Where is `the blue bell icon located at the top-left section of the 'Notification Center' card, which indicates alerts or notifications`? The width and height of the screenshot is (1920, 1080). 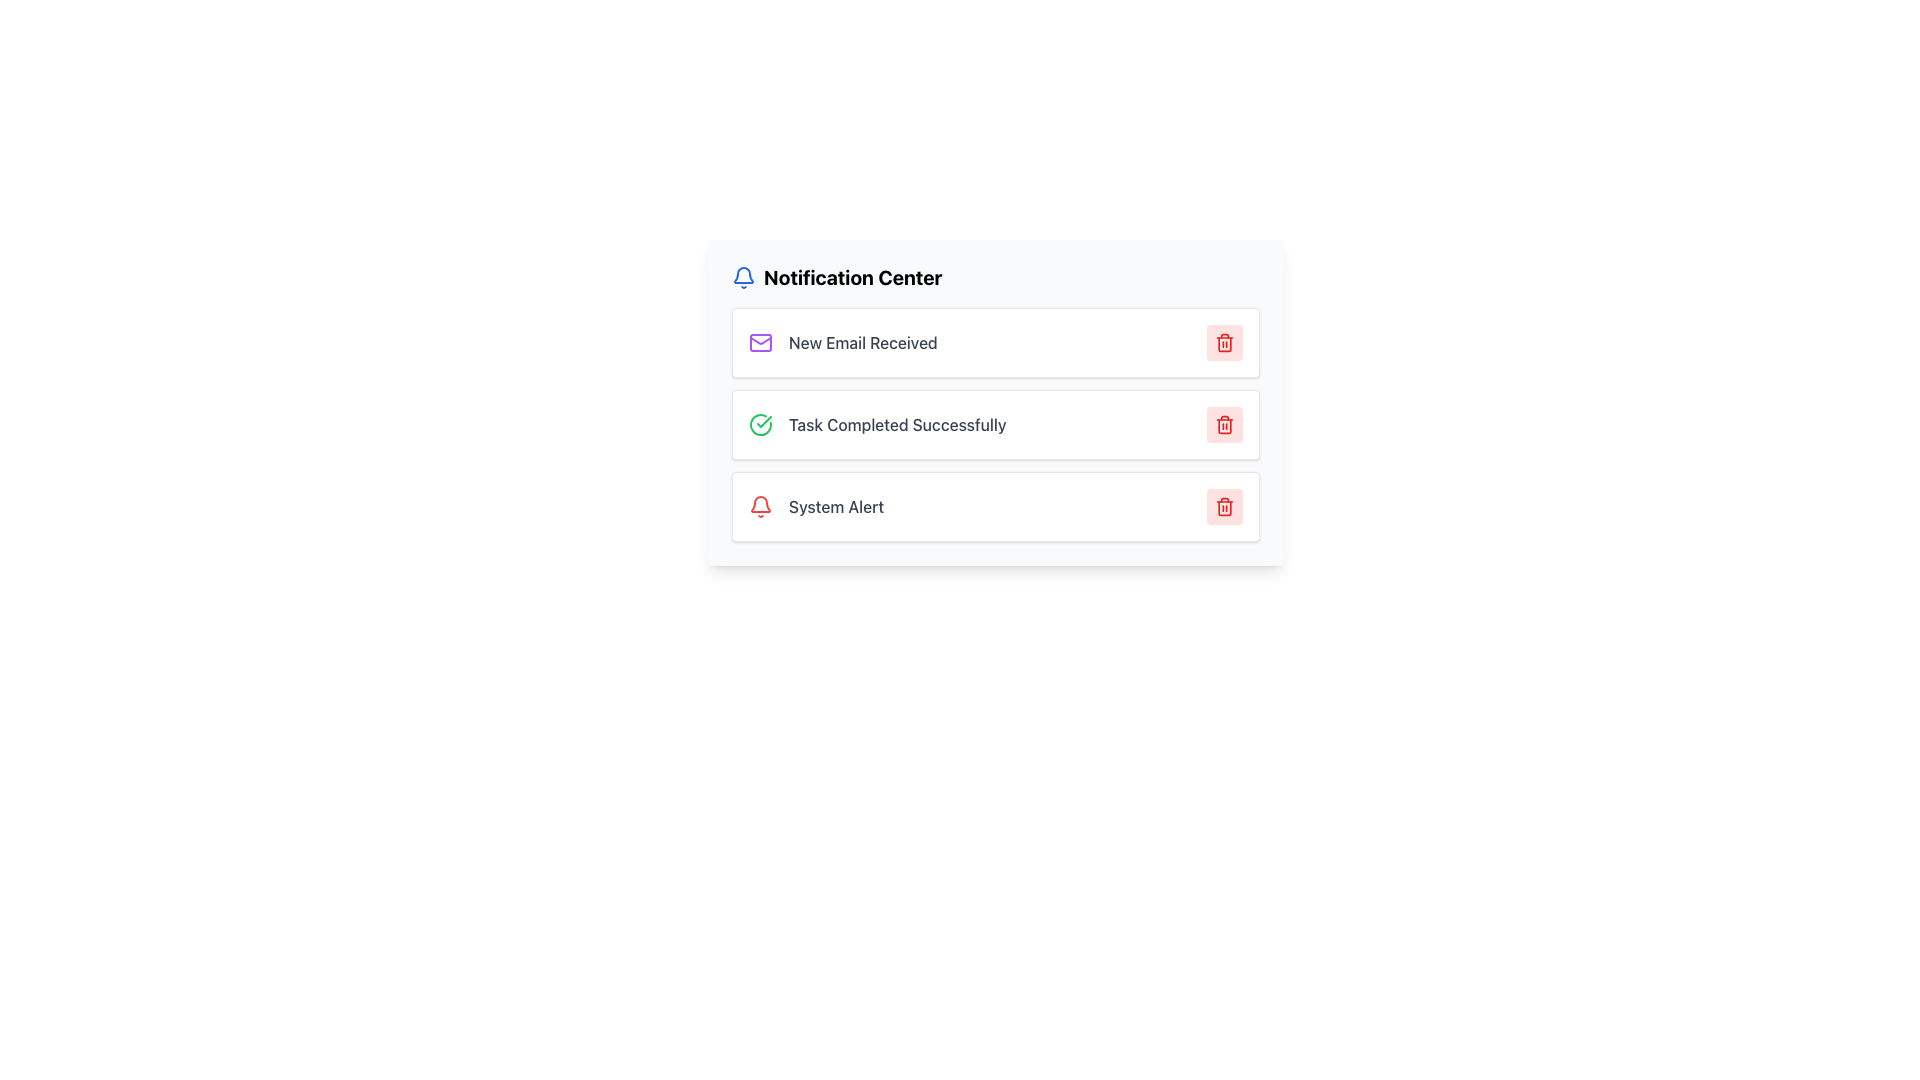 the blue bell icon located at the top-left section of the 'Notification Center' card, which indicates alerts or notifications is located at coordinates (743, 277).